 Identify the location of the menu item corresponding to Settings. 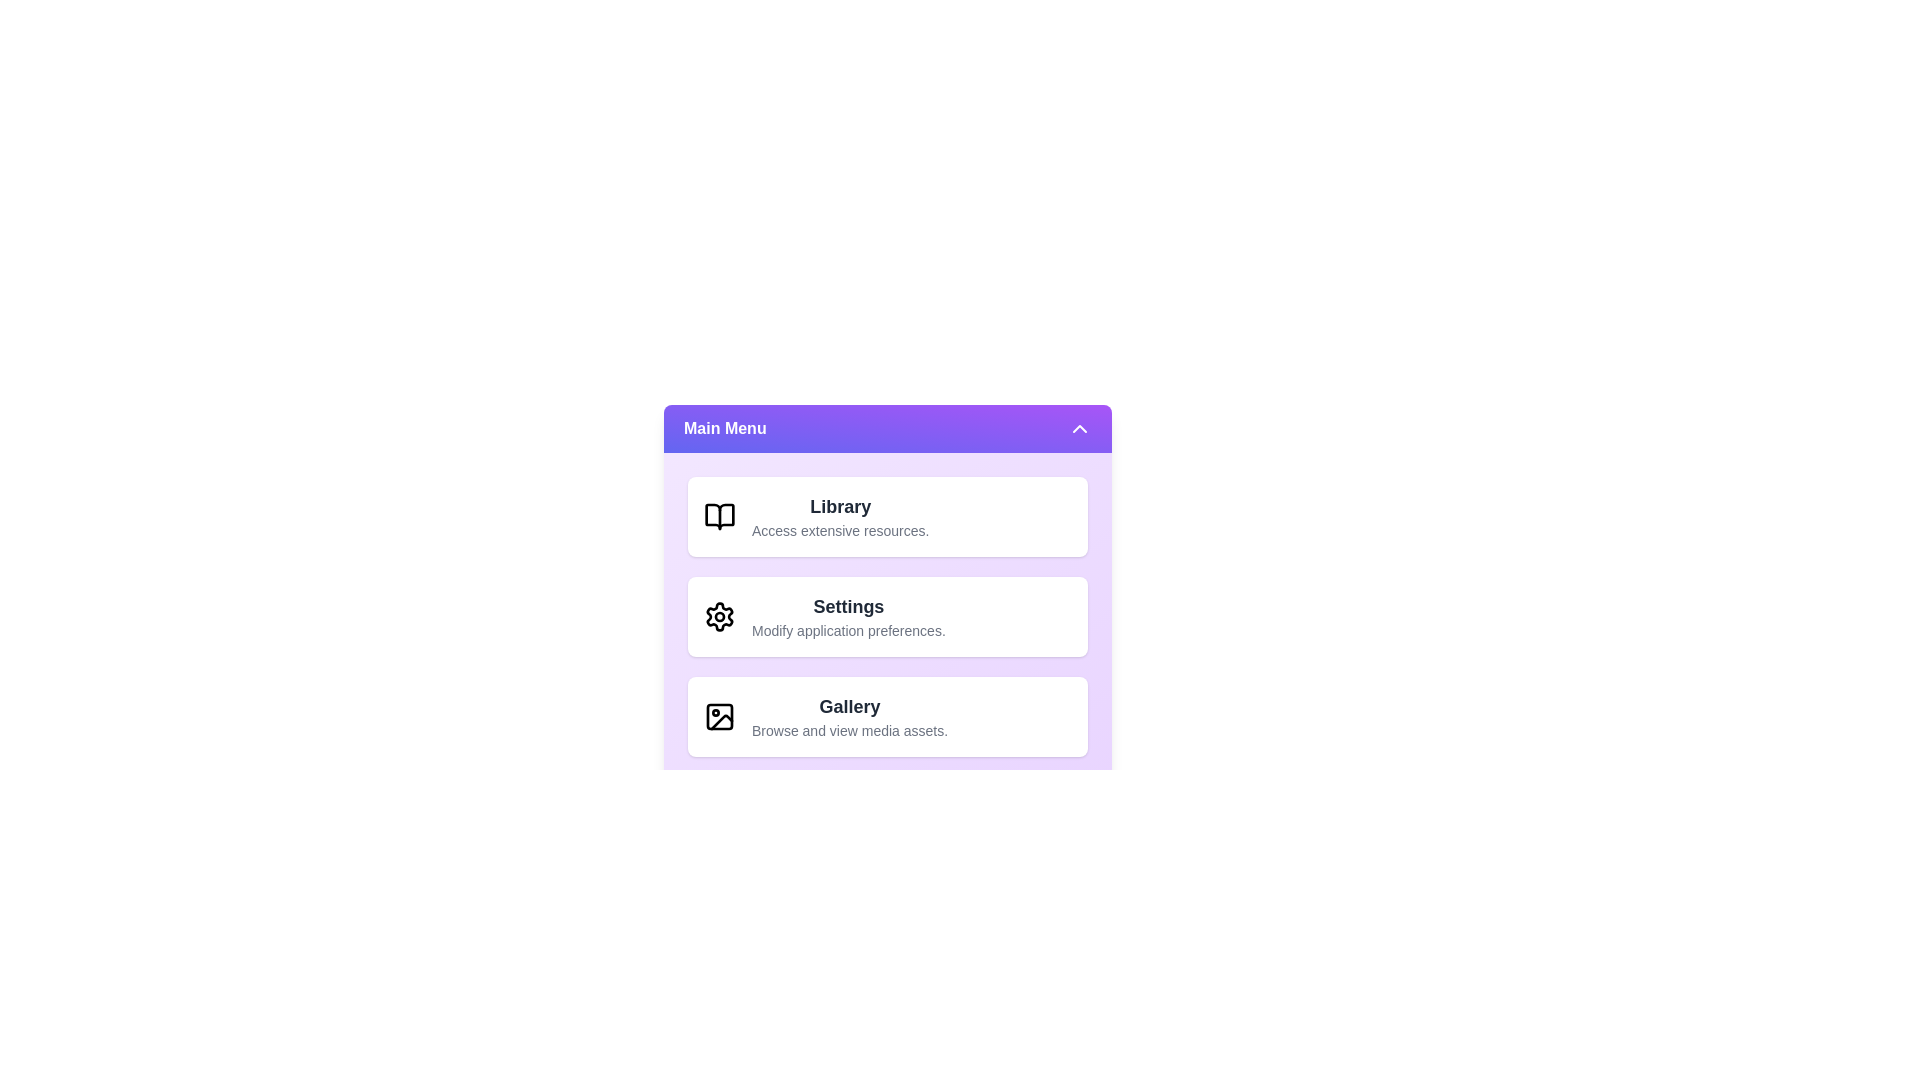
(887, 616).